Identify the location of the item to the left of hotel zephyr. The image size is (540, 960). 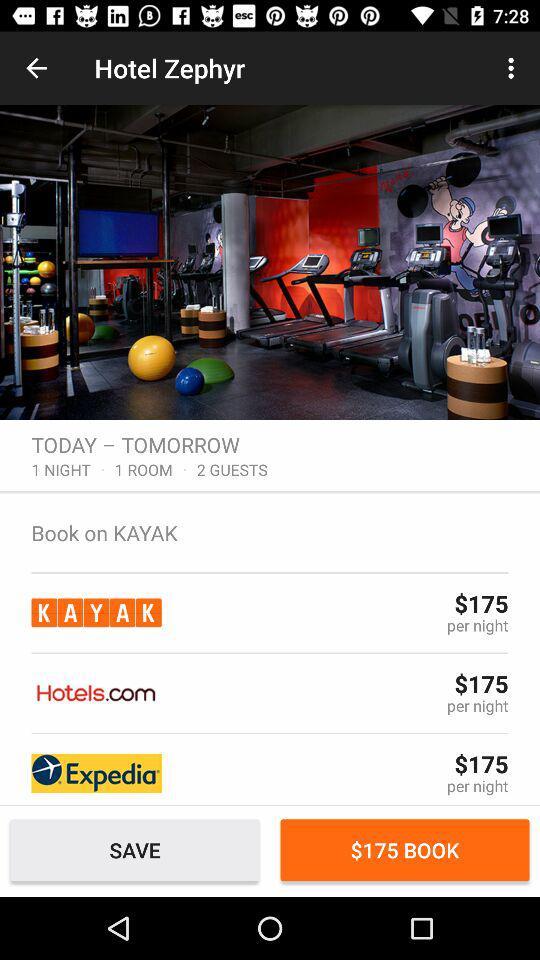
(36, 68).